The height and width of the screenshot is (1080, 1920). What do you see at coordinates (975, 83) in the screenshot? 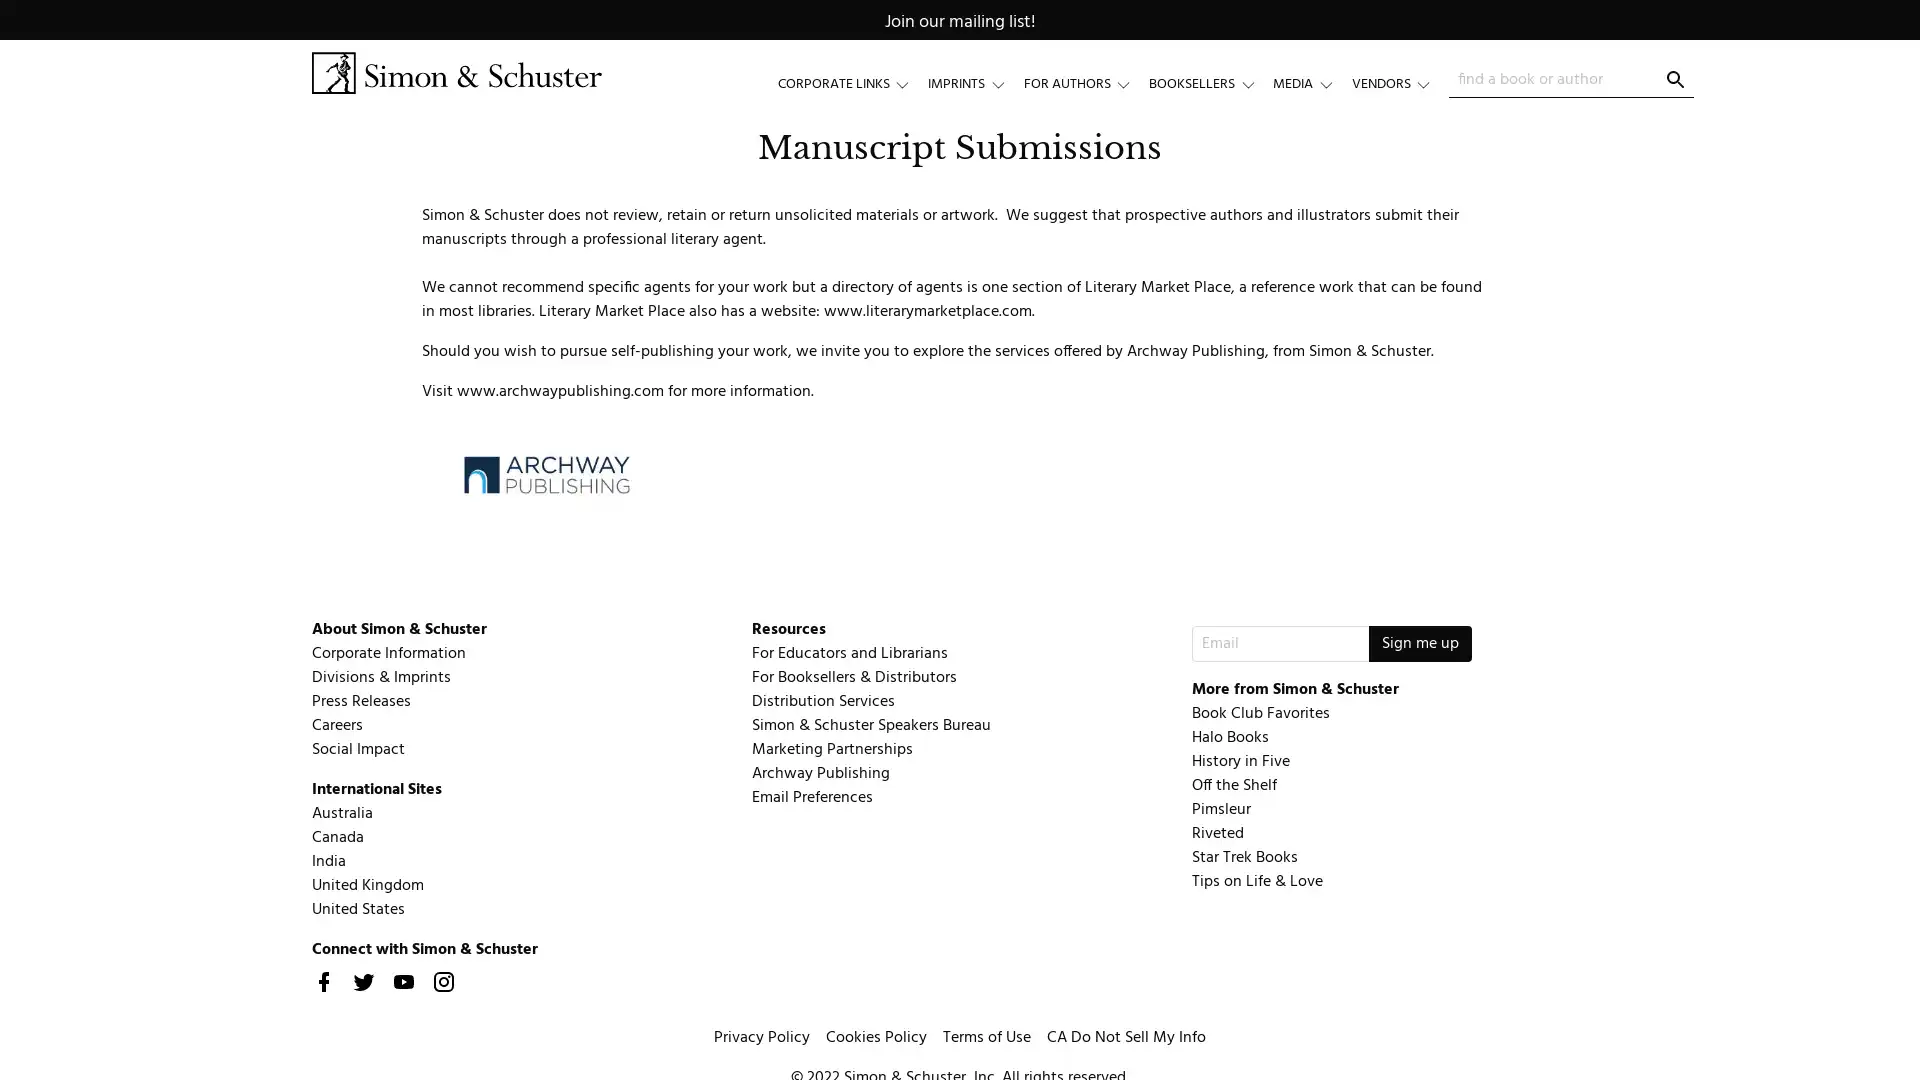
I see `IMPRINTS` at bounding box center [975, 83].